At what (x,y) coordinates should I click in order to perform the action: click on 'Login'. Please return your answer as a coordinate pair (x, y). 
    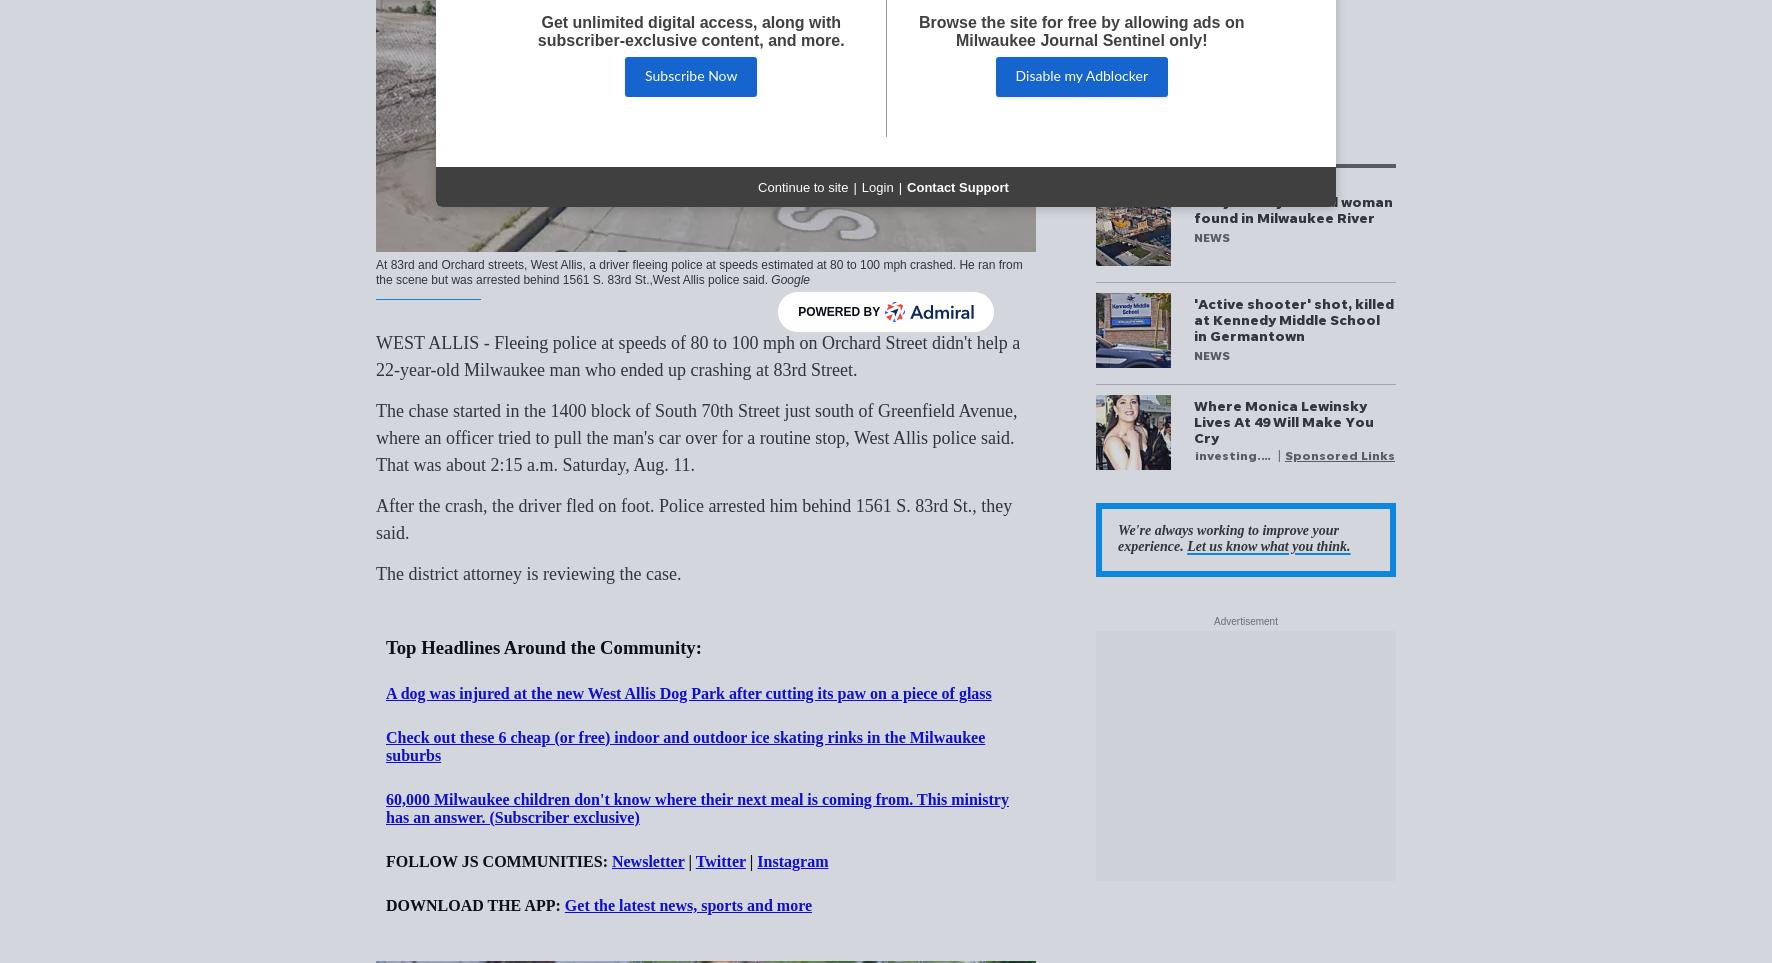
    Looking at the image, I should click on (861, 185).